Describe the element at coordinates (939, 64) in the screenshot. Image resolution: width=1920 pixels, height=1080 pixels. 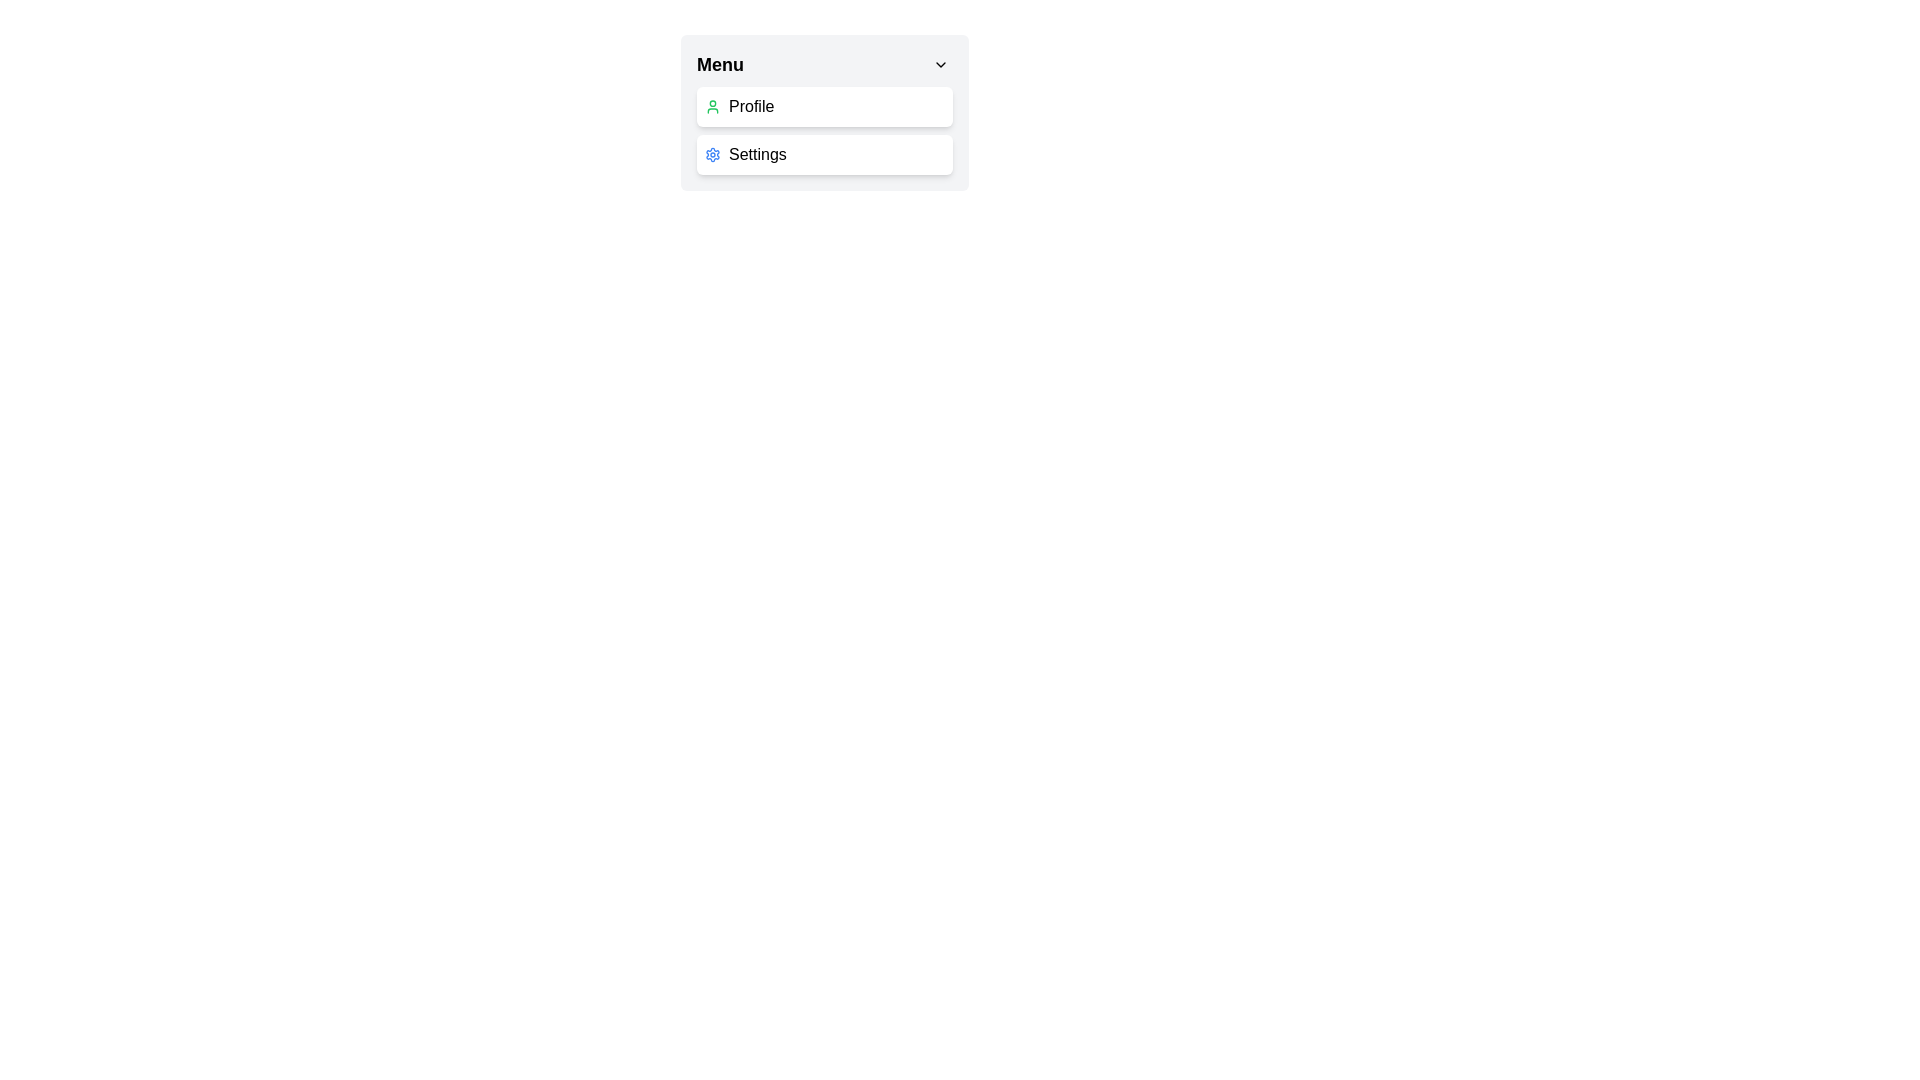
I see `the toggle button located to the far right of the 'Menu' title text` at that location.